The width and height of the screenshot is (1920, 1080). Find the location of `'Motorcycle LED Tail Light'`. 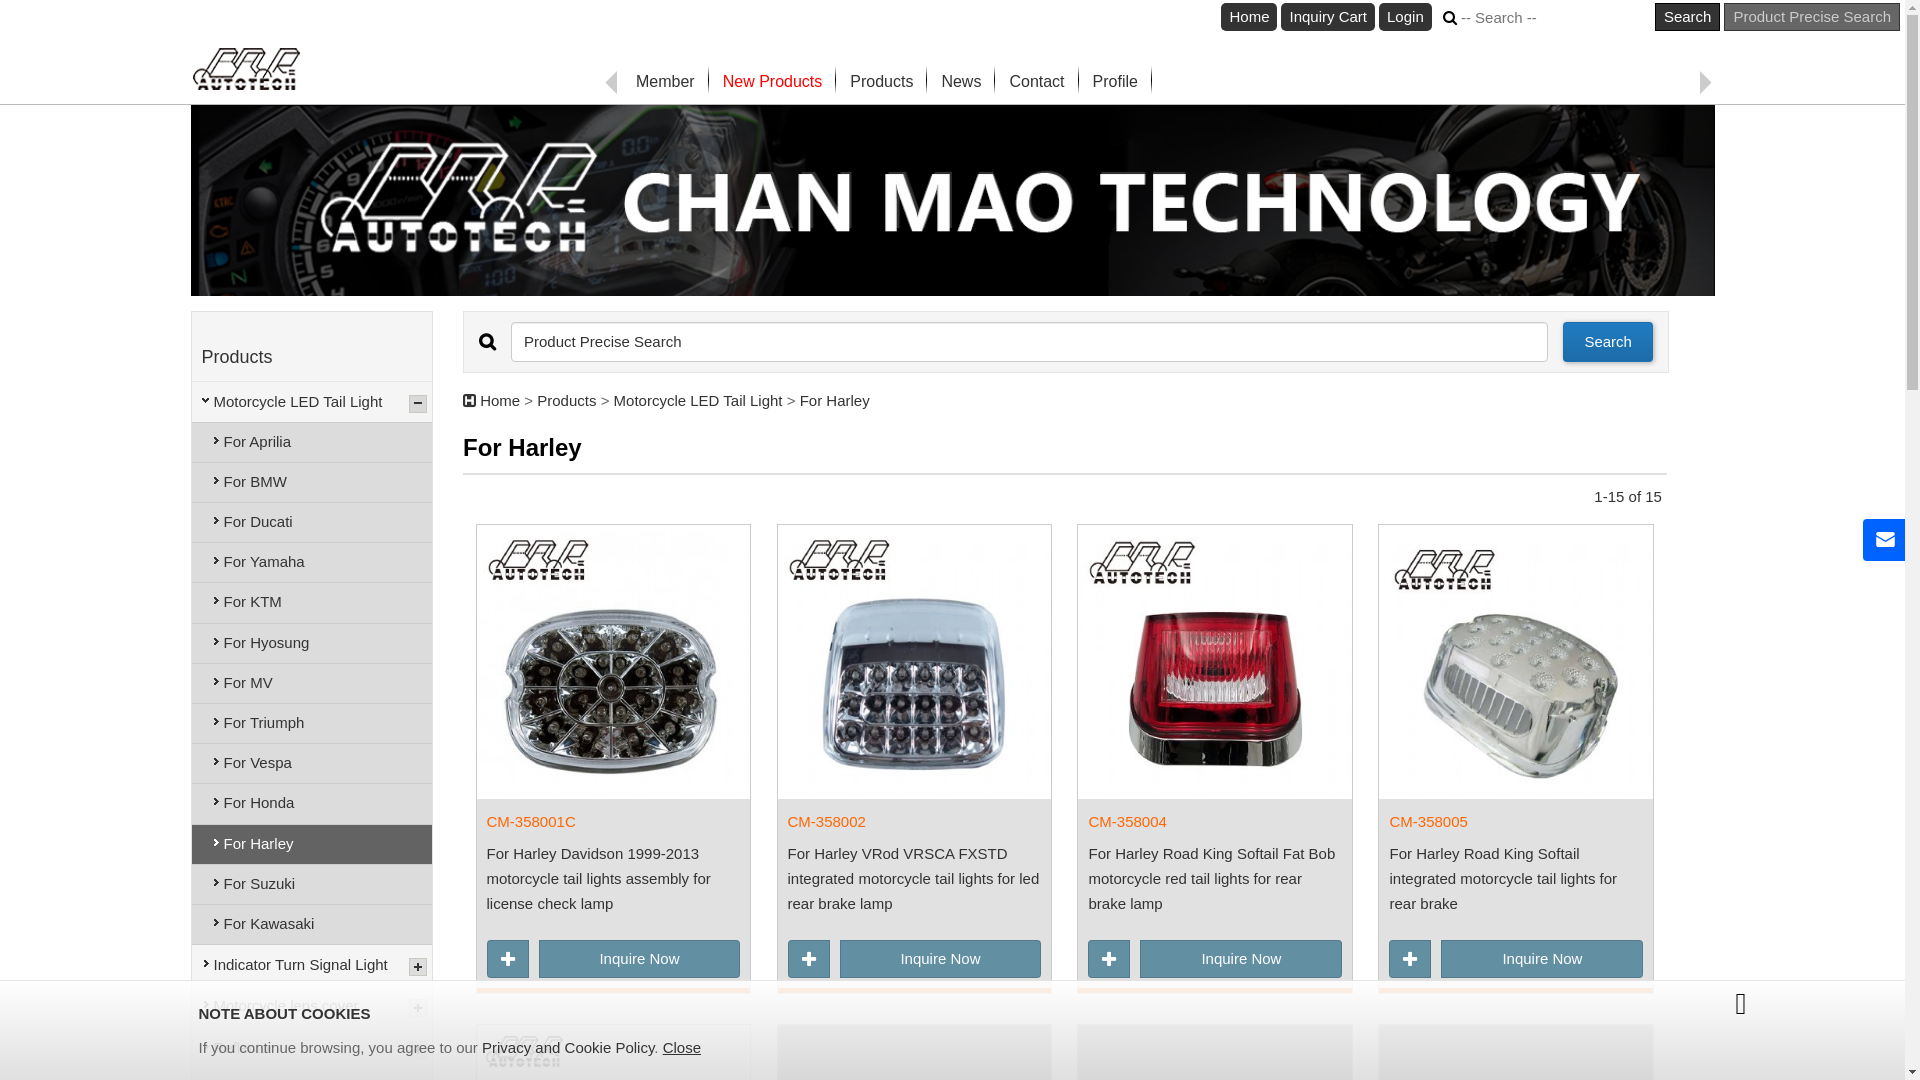

'Motorcycle LED Tail Light' is located at coordinates (309, 400).